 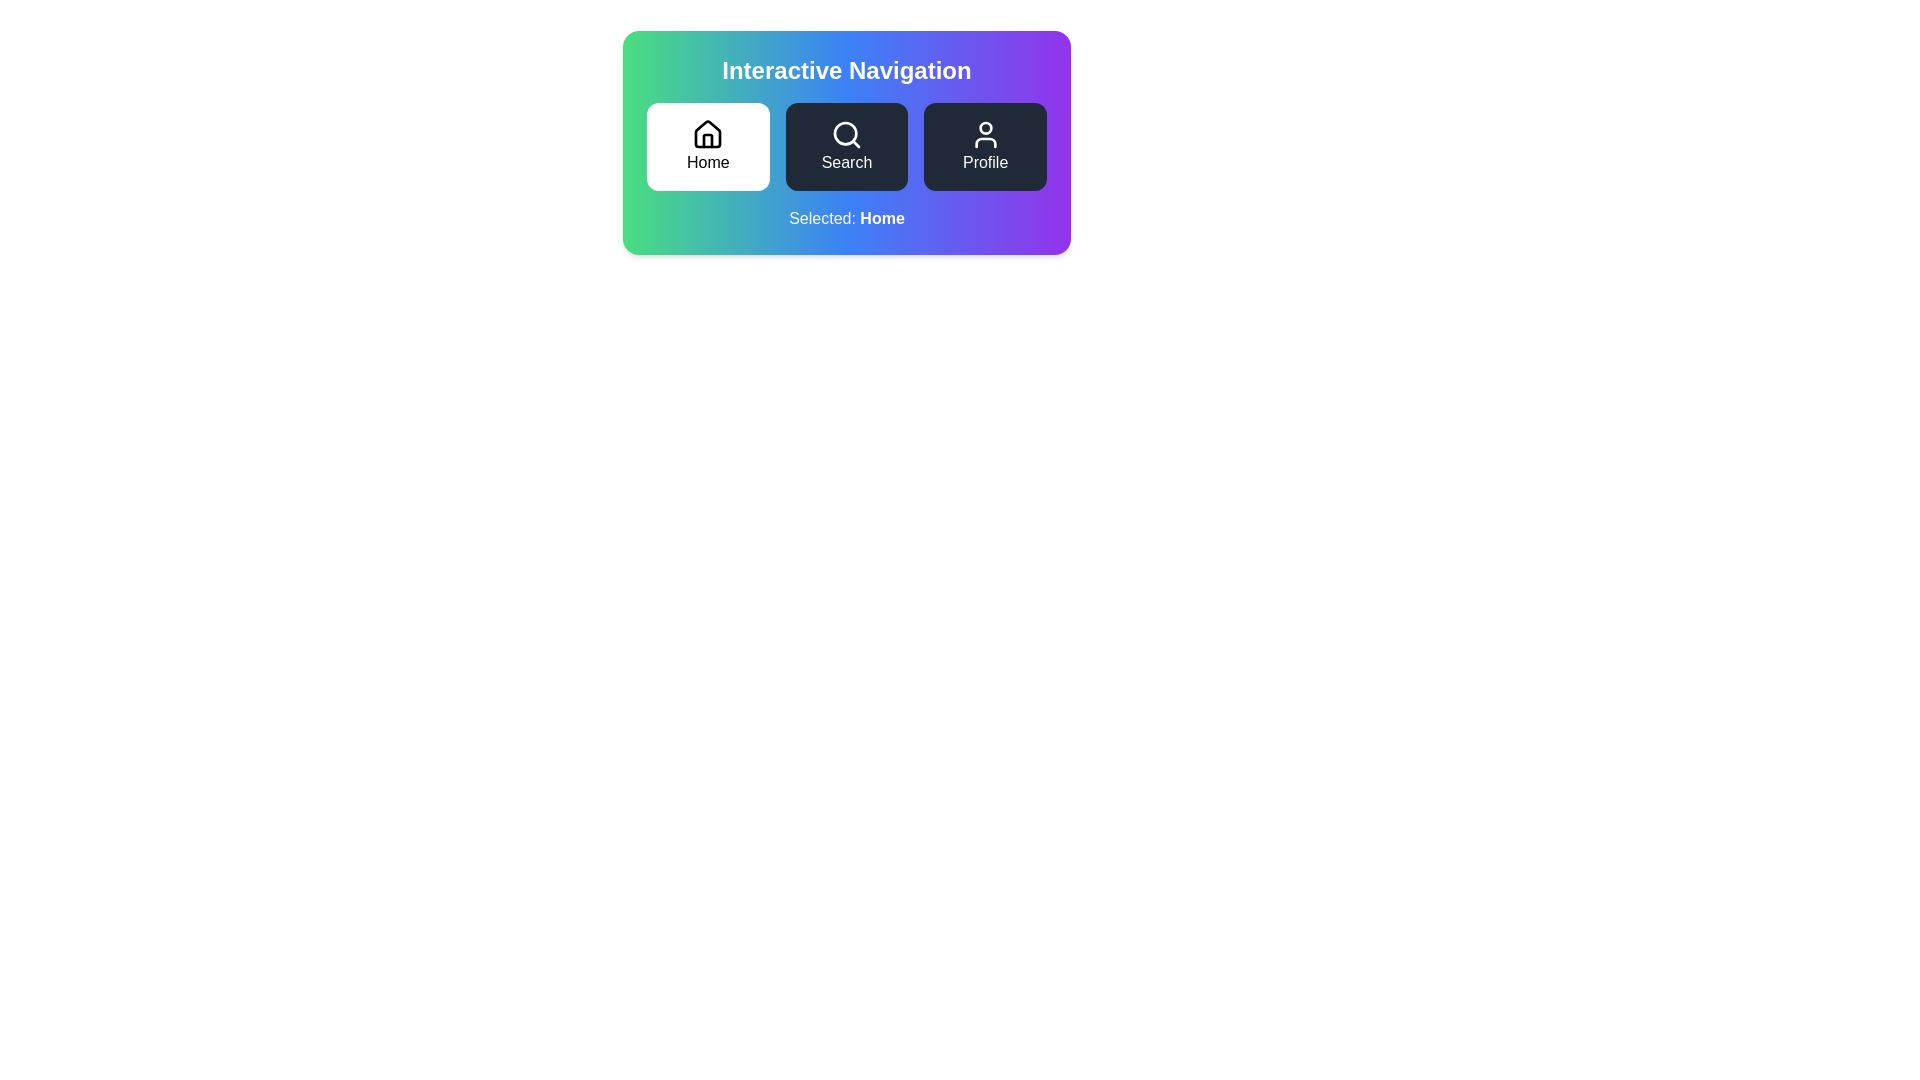 I want to click on the Text Label that displays the currently selected navigation option, positioned below the navigation buttons in the bottom section of the module, so click(x=846, y=219).